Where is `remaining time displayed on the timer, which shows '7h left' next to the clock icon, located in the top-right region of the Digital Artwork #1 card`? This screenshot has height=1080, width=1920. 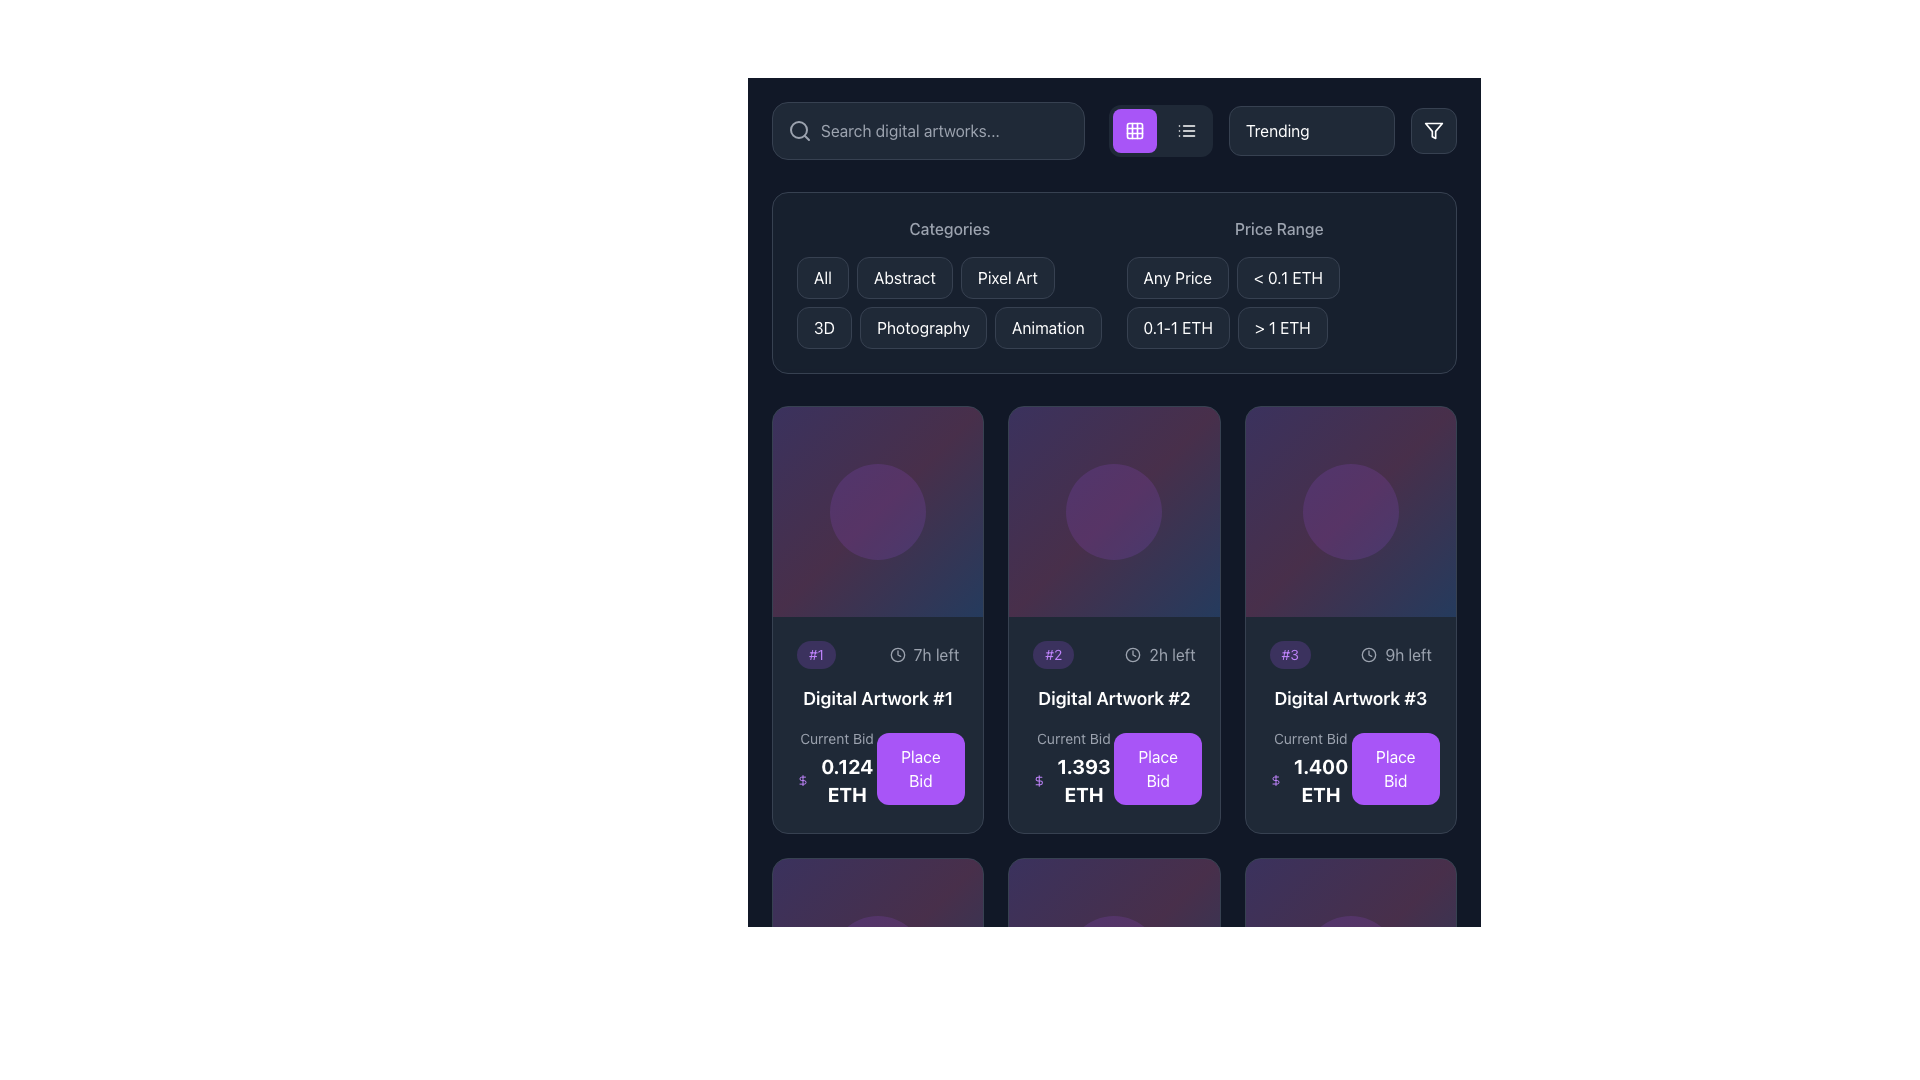 remaining time displayed on the timer, which shows '7h left' next to the clock icon, located in the top-right region of the Digital Artwork #1 card is located at coordinates (923, 655).